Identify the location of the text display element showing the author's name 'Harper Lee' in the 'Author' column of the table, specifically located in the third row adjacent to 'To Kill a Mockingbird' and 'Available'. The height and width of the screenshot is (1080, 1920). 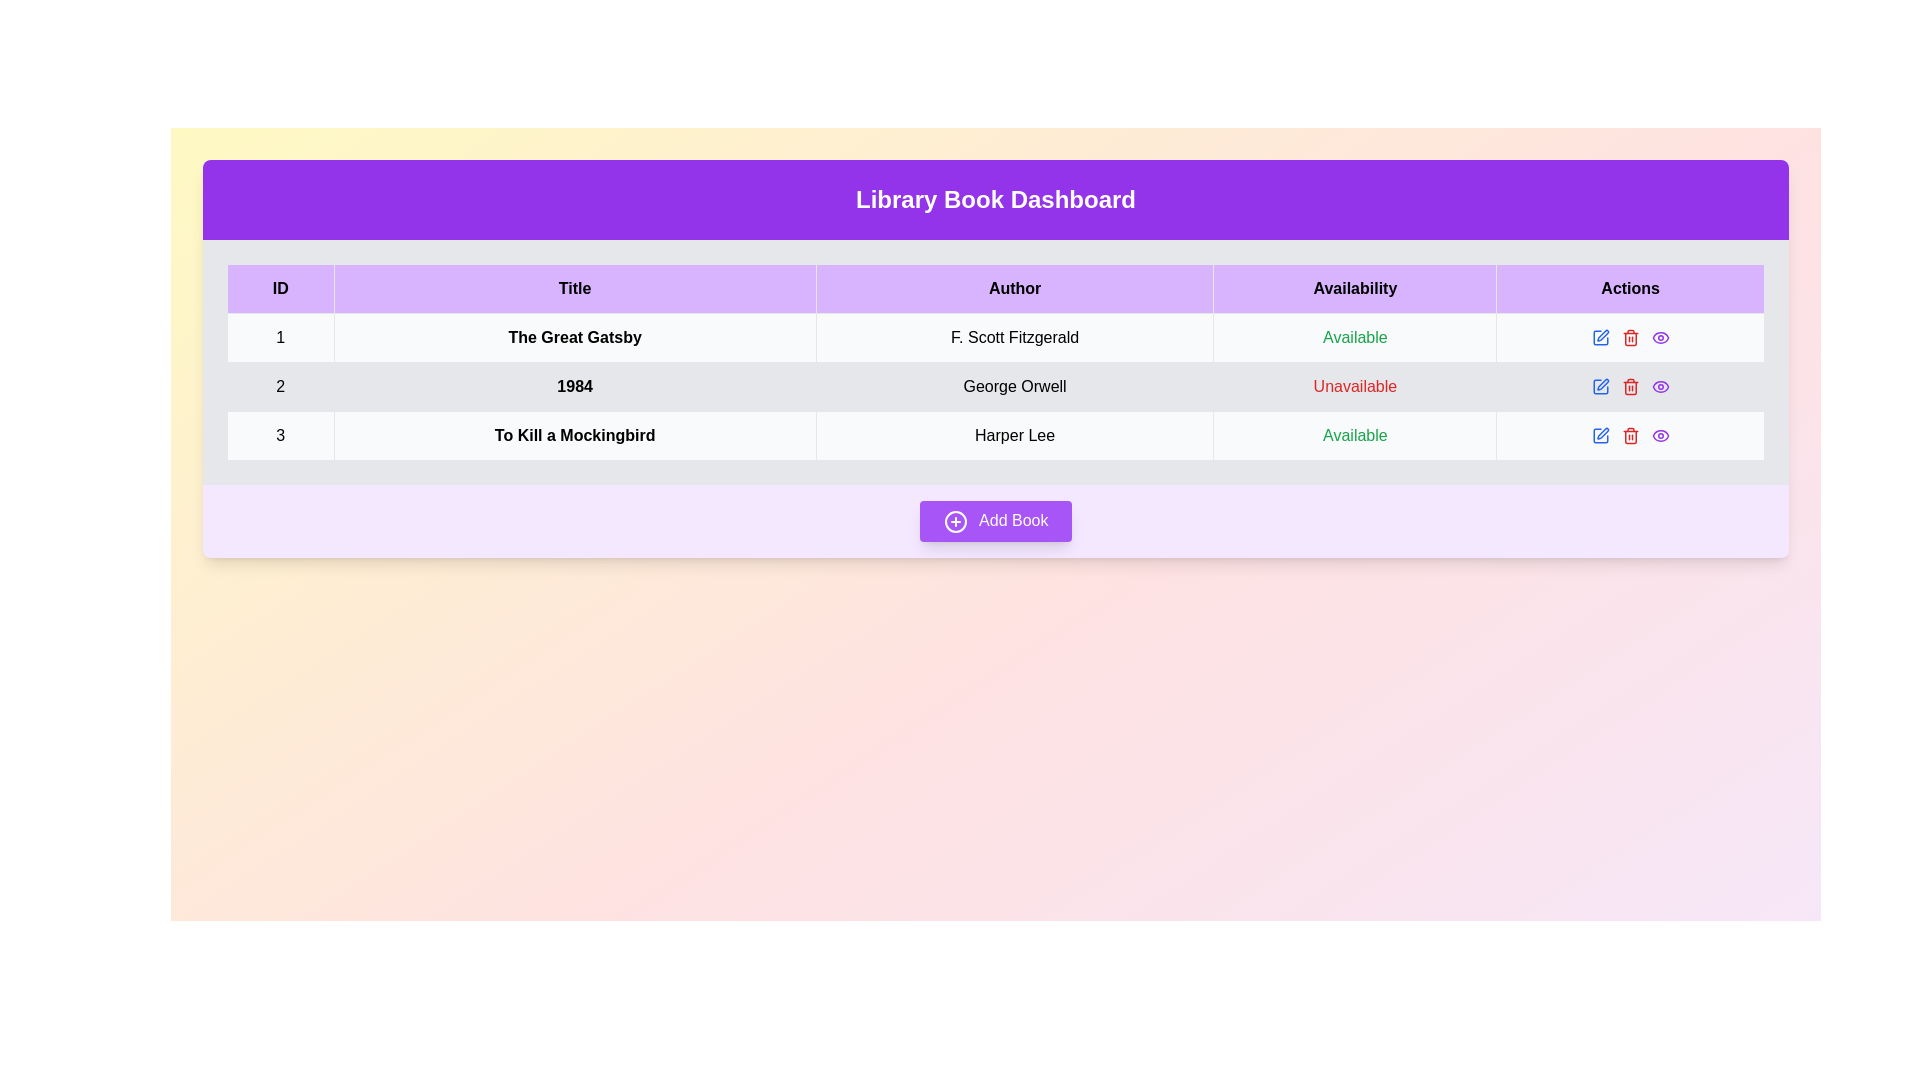
(1015, 434).